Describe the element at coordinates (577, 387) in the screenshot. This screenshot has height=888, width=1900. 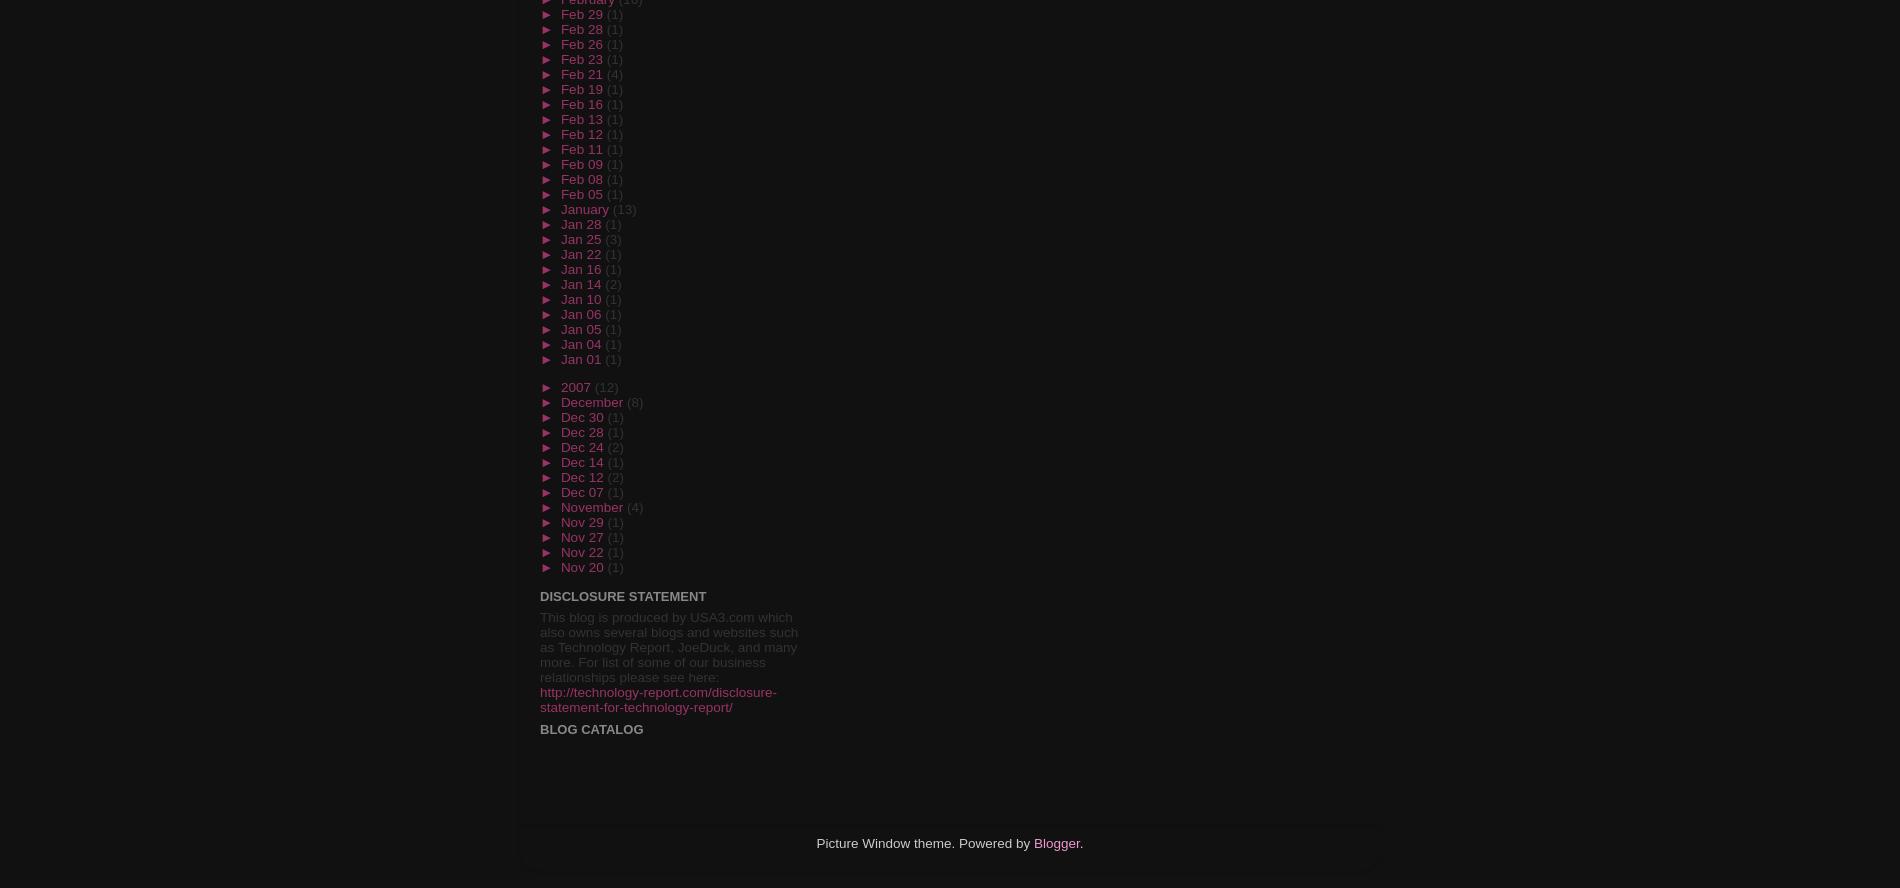
I see `'2007'` at that location.